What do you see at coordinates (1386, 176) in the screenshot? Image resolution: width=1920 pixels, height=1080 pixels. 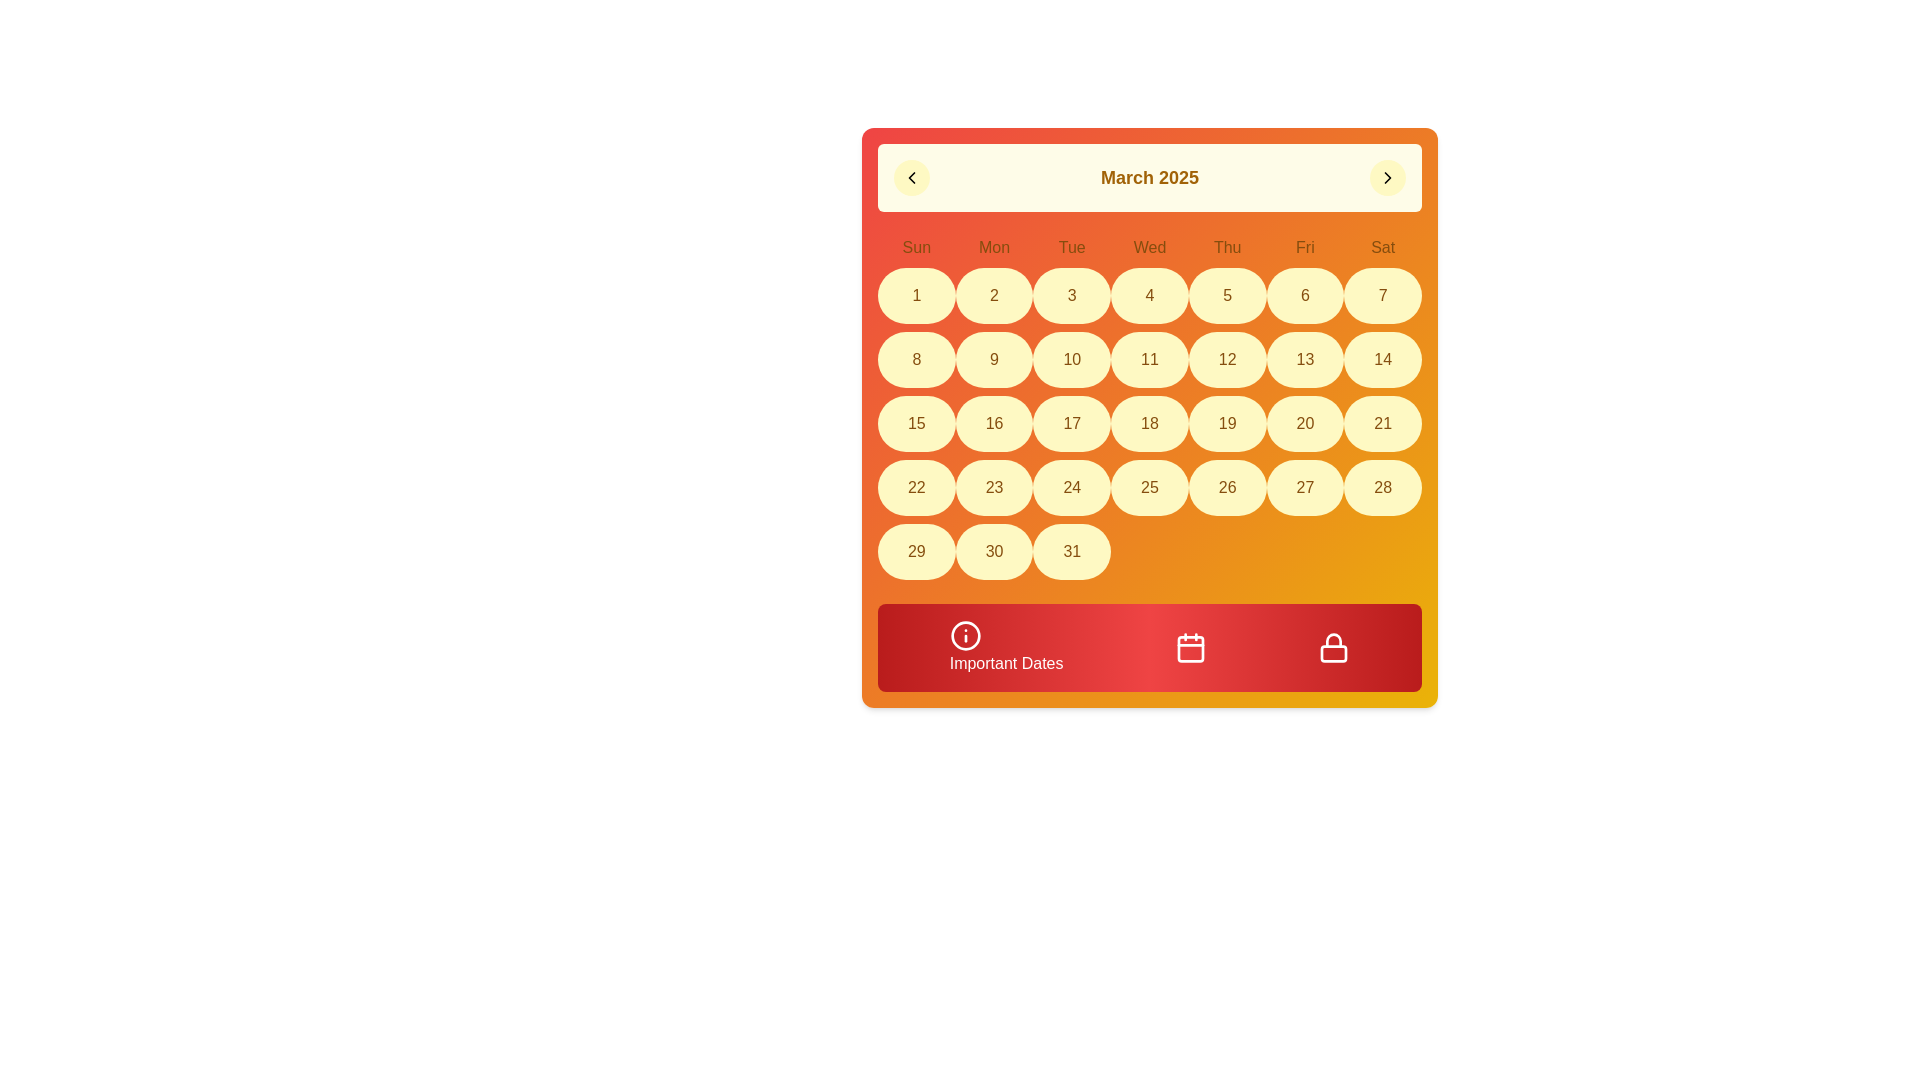 I see `the rightward-pointing chevron icon on the circular button located at the top-right corner of the calendar header` at bounding box center [1386, 176].